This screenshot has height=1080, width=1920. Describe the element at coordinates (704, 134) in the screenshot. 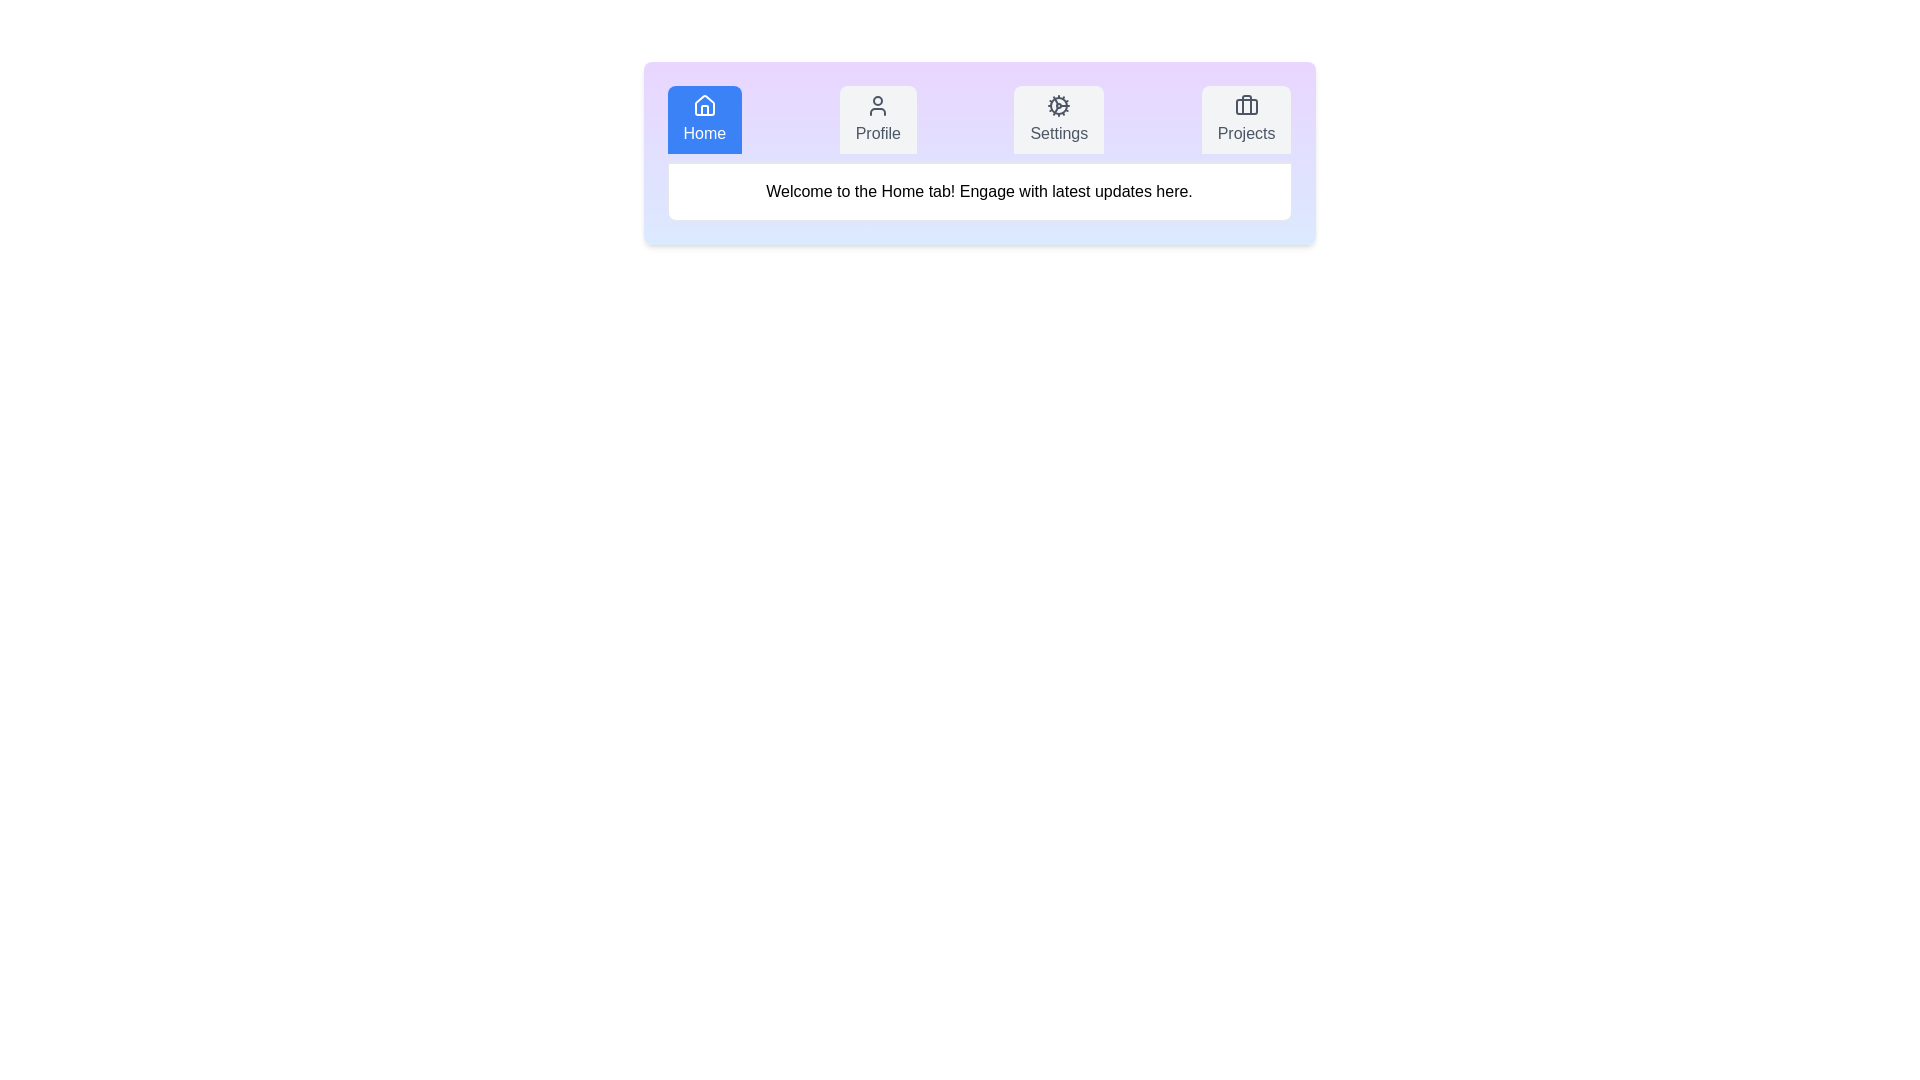

I see `the text label within the home navigation button located at the top of the interface, positioned below the house icon` at that location.